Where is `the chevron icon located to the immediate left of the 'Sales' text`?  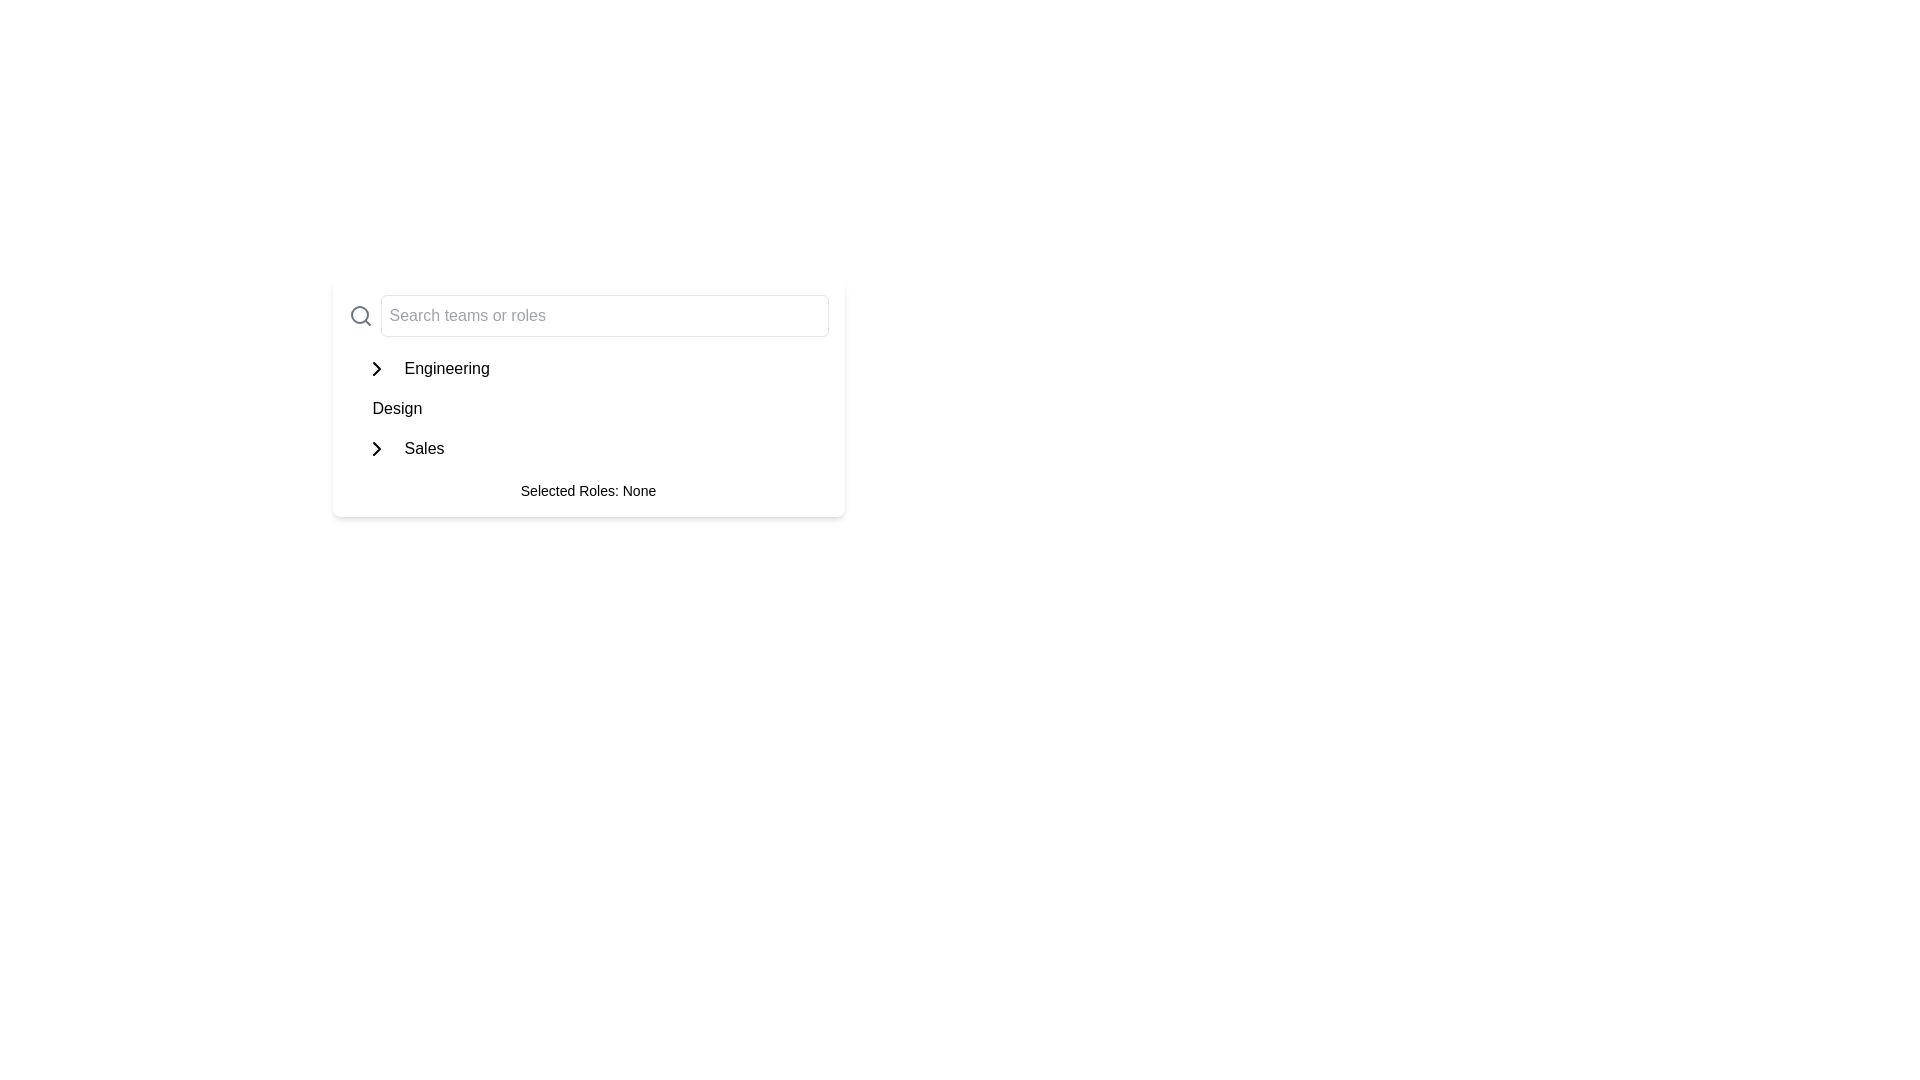 the chevron icon located to the immediate left of the 'Sales' text is located at coordinates (376, 447).